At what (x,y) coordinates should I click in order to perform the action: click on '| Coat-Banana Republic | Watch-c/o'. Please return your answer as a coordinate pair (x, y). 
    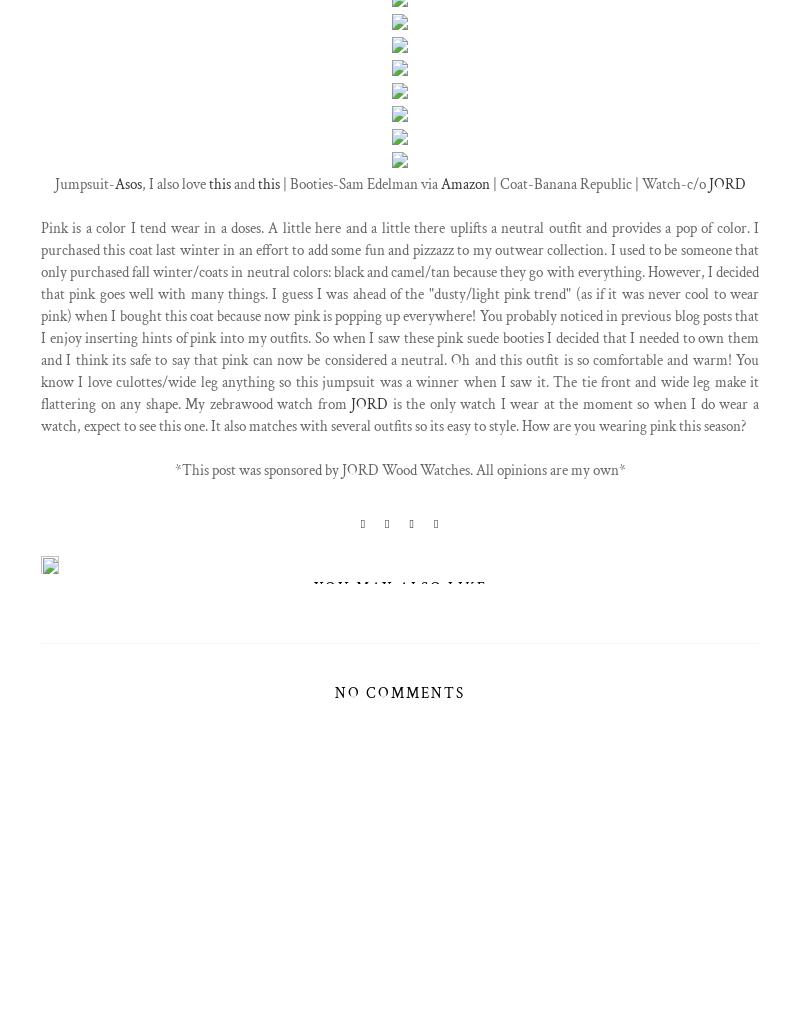
    Looking at the image, I should click on (488, 182).